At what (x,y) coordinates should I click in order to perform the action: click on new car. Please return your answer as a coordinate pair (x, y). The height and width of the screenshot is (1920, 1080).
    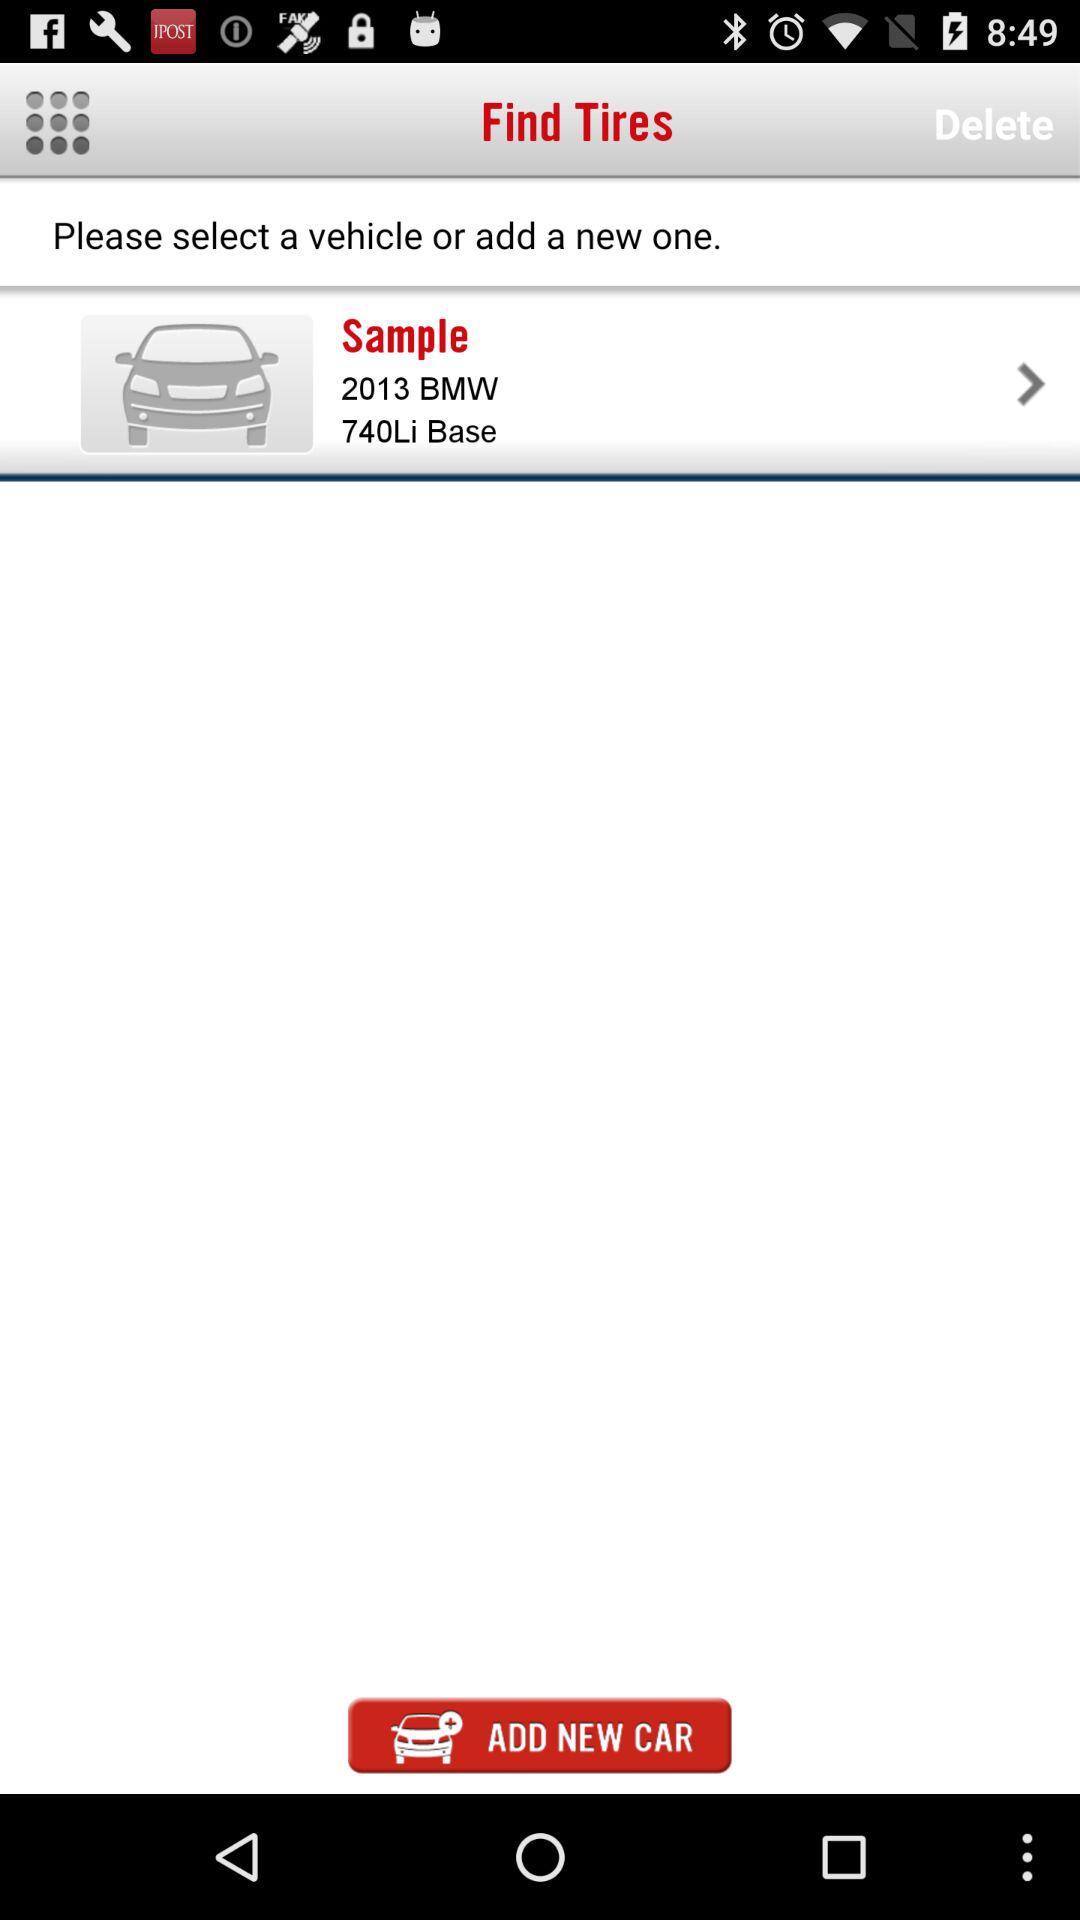
    Looking at the image, I should click on (540, 1734).